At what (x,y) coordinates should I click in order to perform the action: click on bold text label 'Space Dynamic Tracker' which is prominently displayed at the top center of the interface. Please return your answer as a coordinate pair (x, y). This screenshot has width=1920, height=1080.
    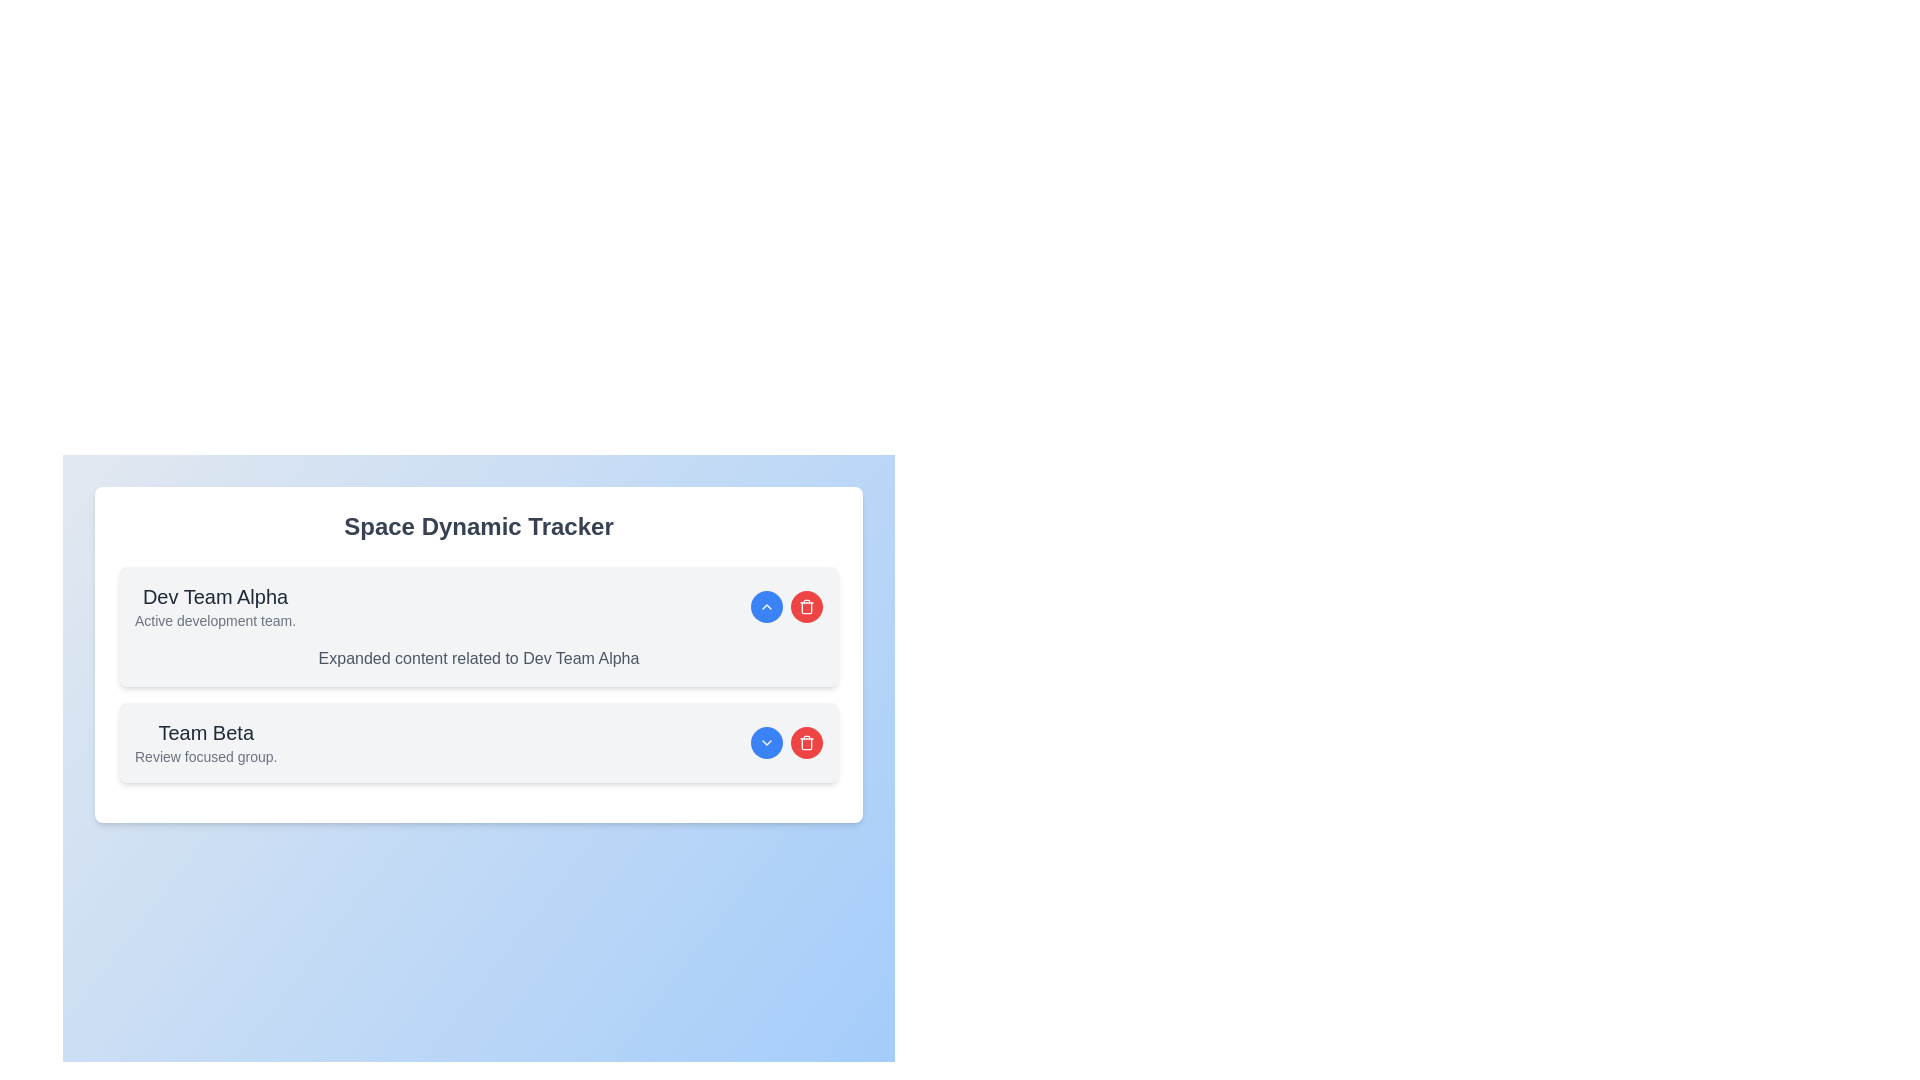
    Looking at the image, I should click on (478, 526).